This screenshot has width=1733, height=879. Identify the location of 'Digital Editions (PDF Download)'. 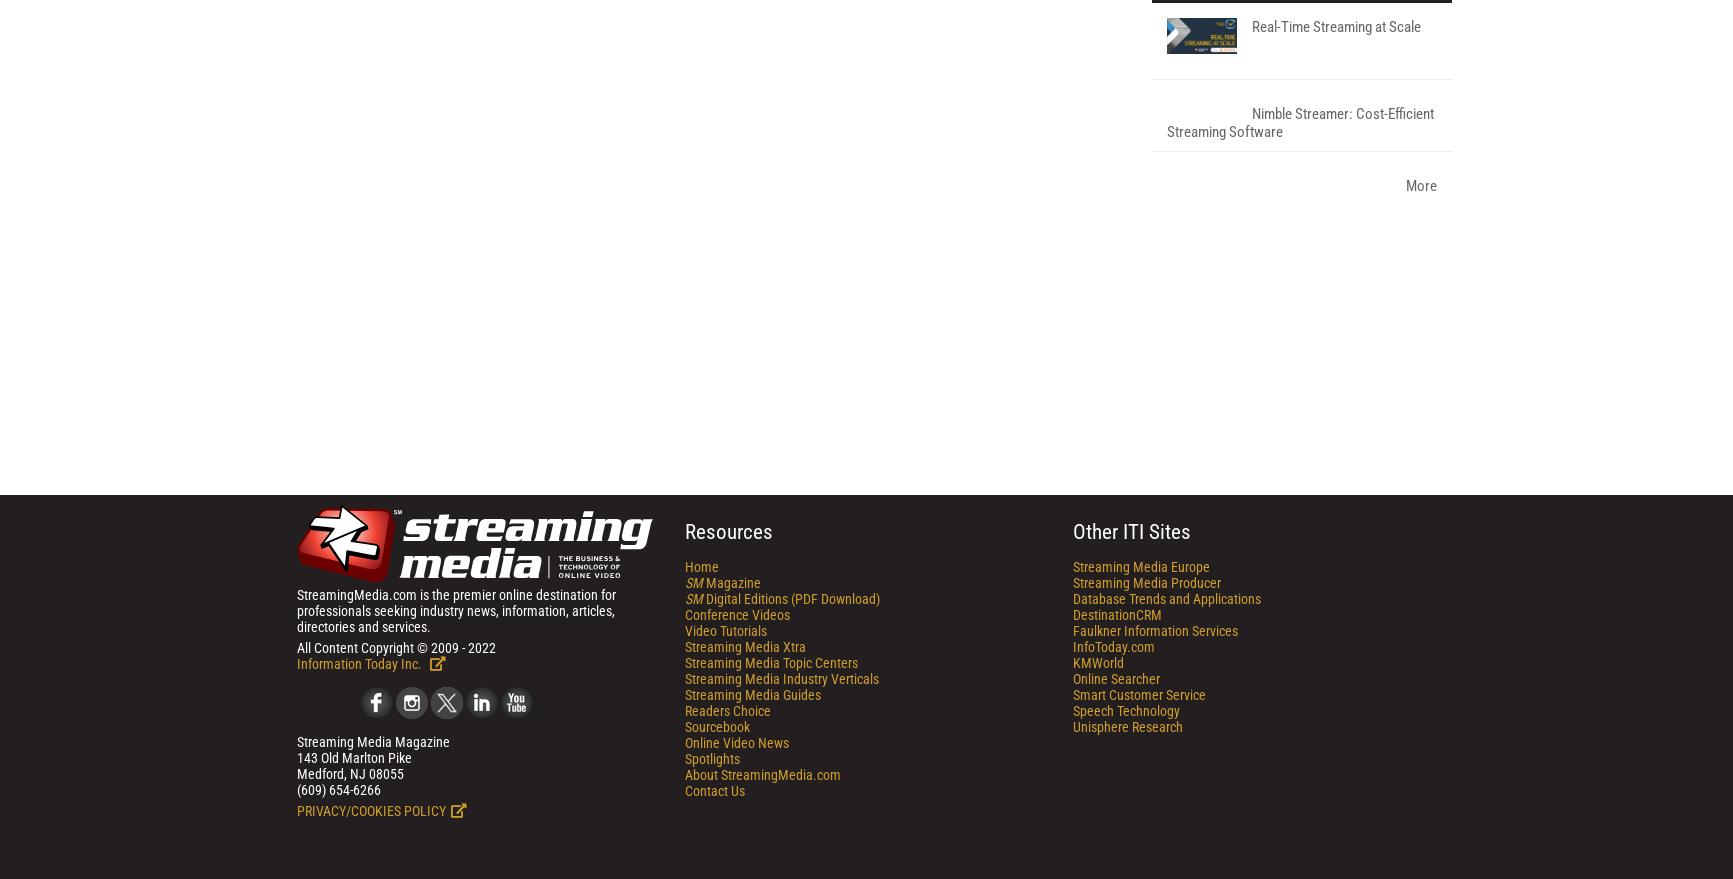
(790, 860).